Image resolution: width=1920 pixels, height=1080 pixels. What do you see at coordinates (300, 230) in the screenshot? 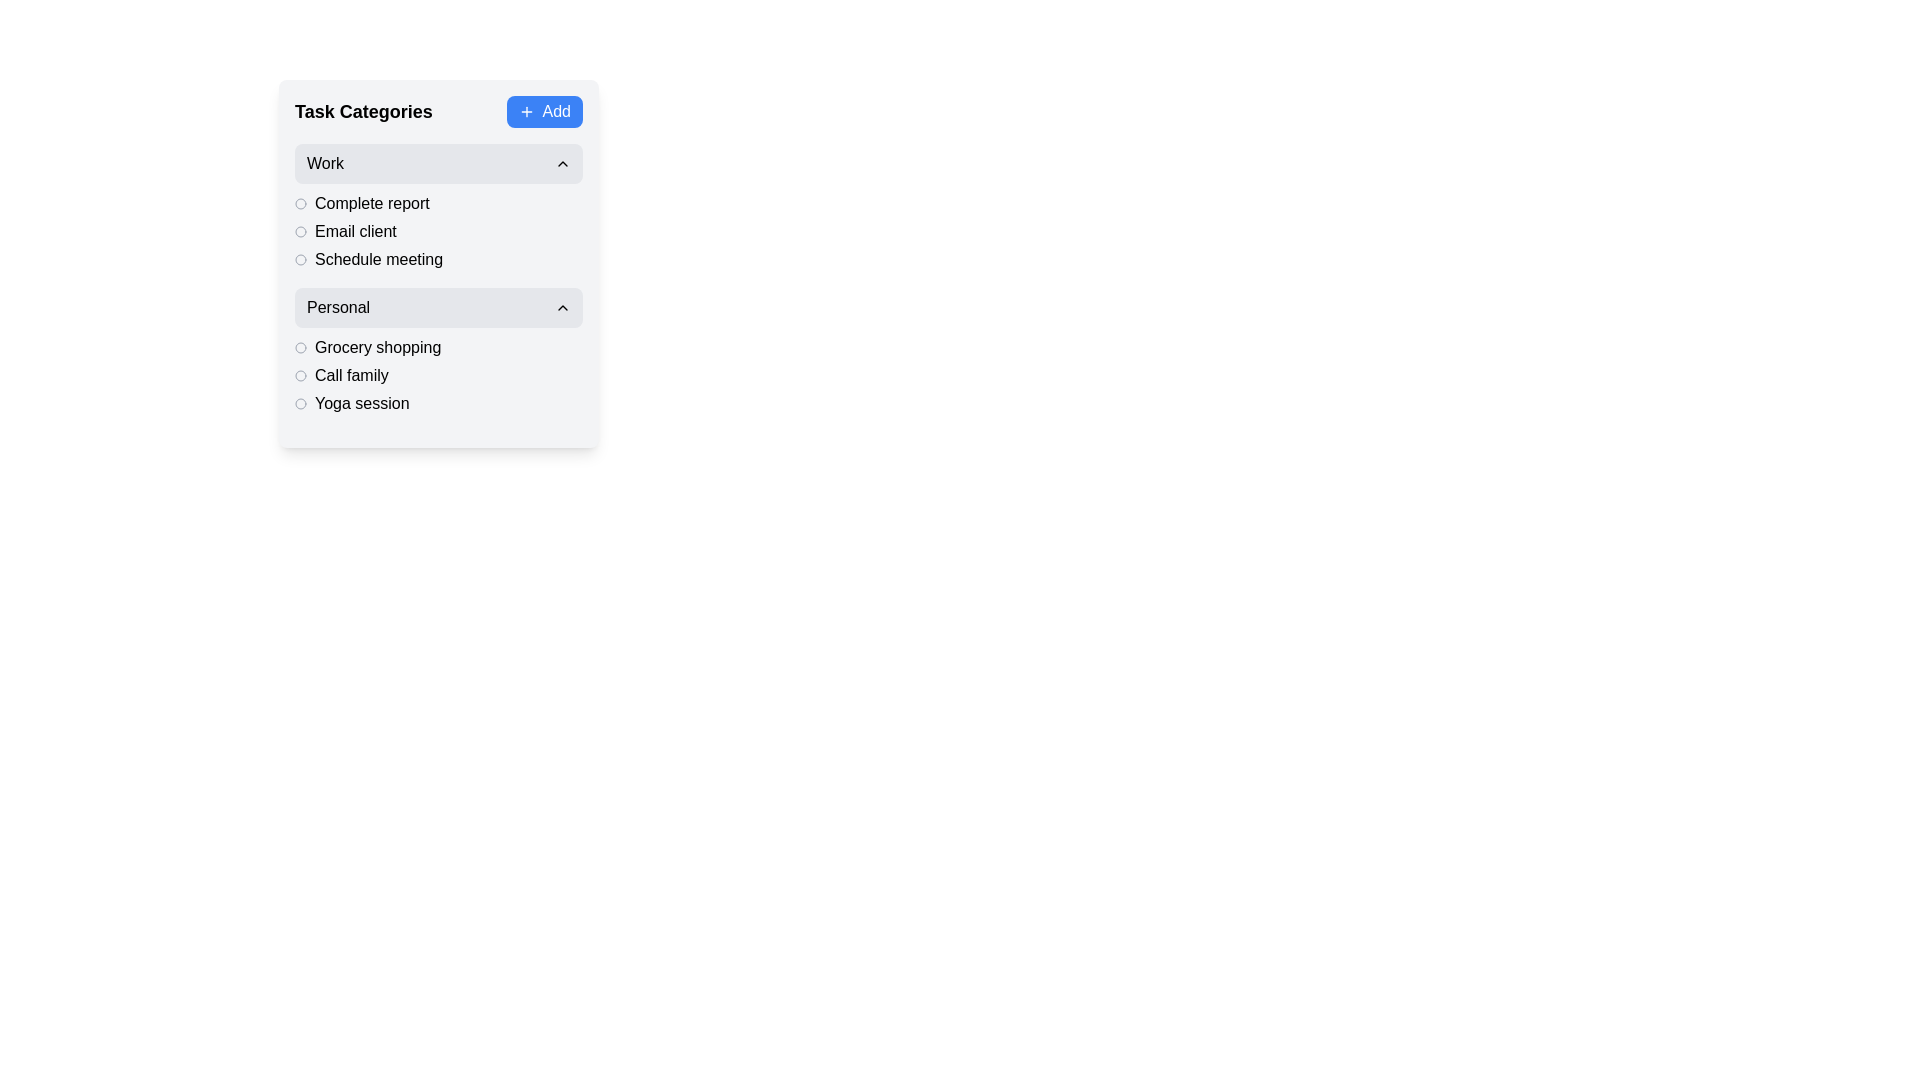
I see `the decorative icon associated with the 'Email client' text, which signifies status or an actionable item, located to the left of the 'Email client' text in the 'Work' category` at bounding box center [300, 230].